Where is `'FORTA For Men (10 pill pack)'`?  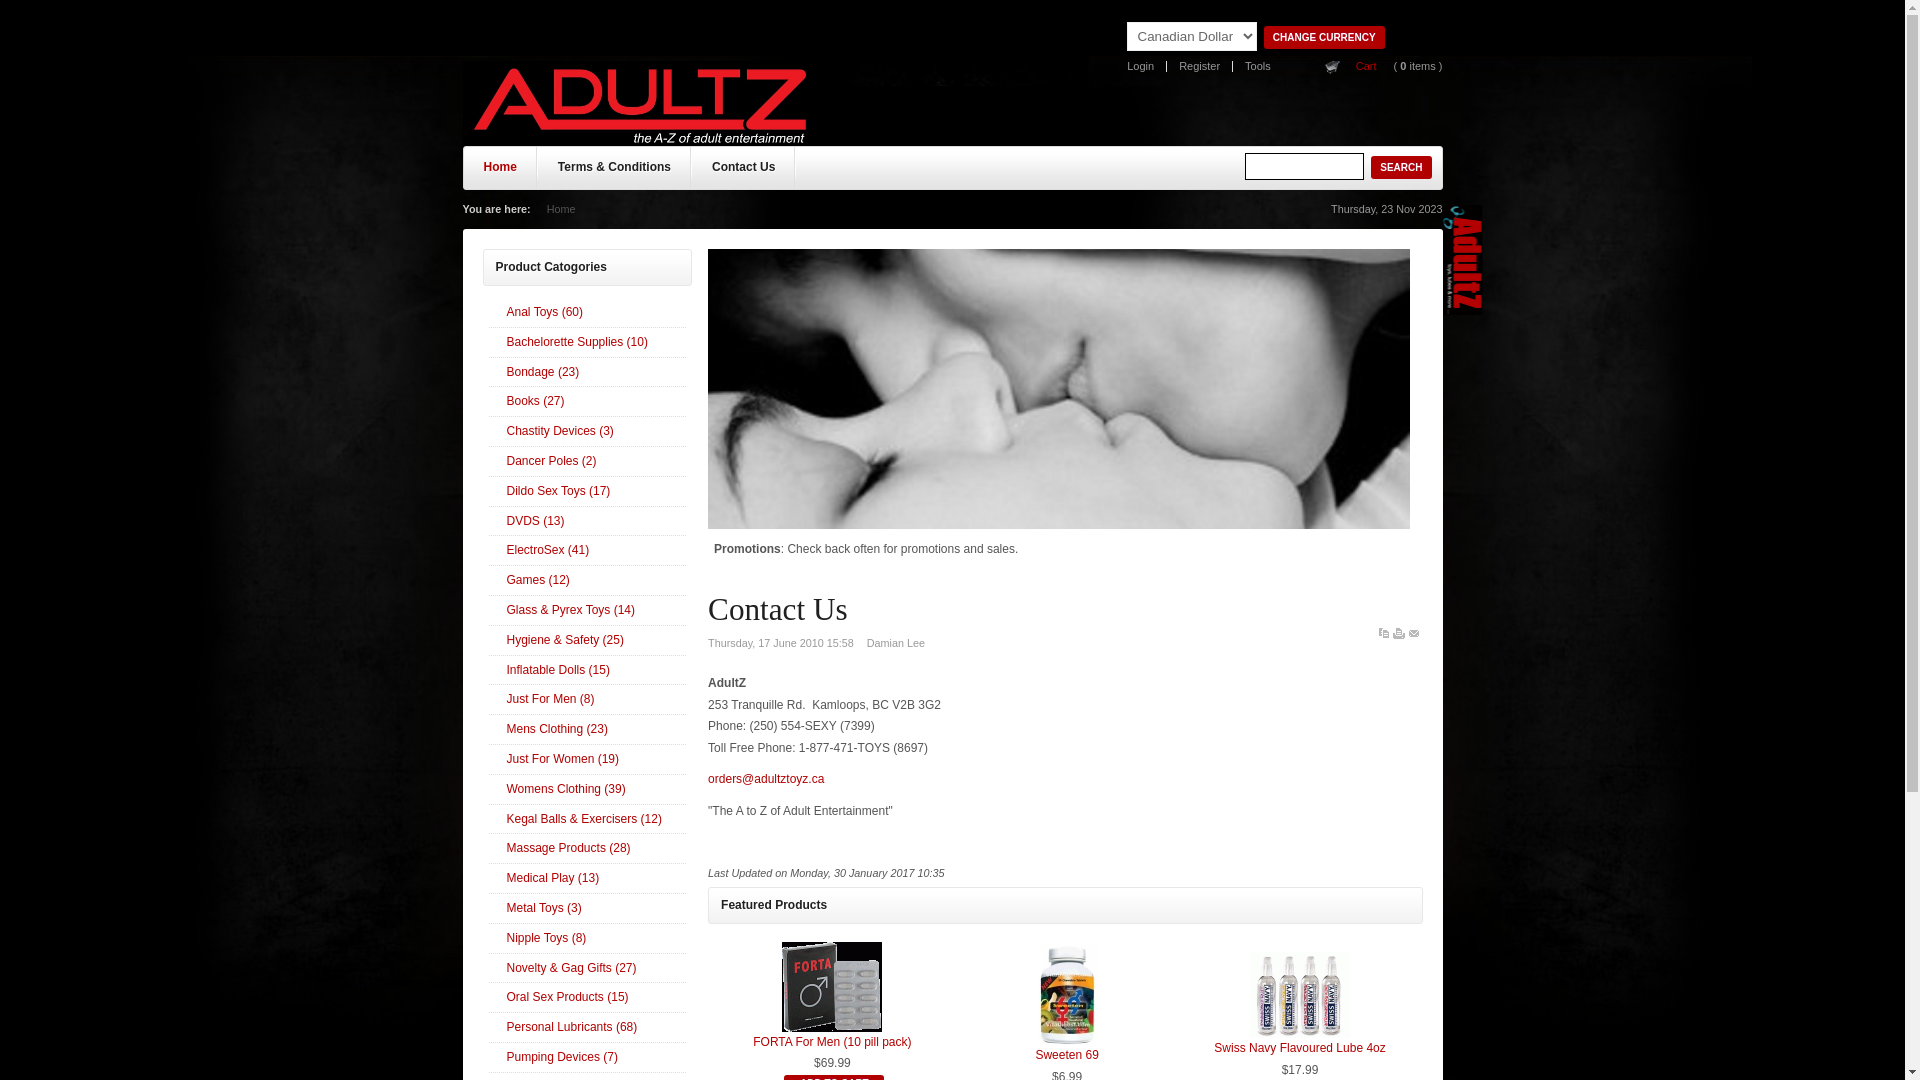 'FORTA For Men (10 pill pack)' is located at coordinates (831, 1040).